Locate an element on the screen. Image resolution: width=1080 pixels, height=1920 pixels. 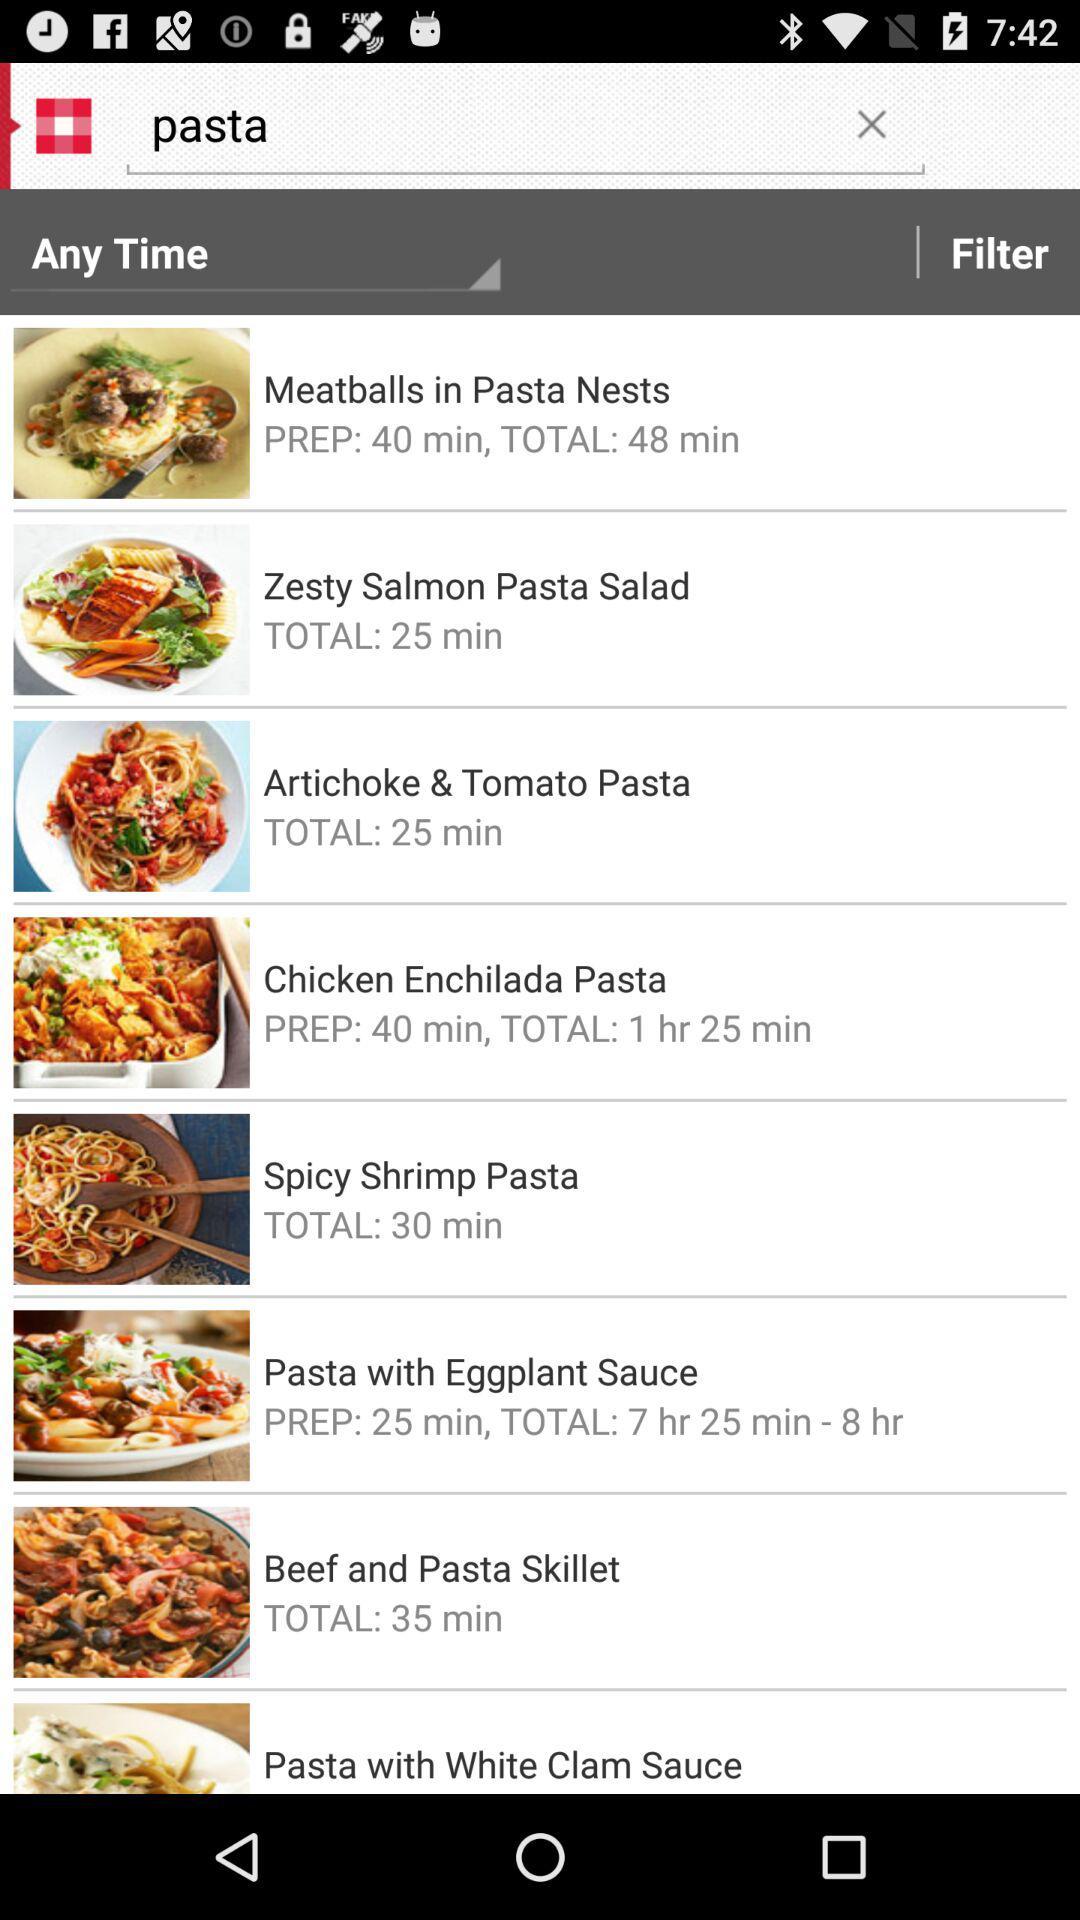
the item to the right of the pasta item is located at coordinates (870, 122).